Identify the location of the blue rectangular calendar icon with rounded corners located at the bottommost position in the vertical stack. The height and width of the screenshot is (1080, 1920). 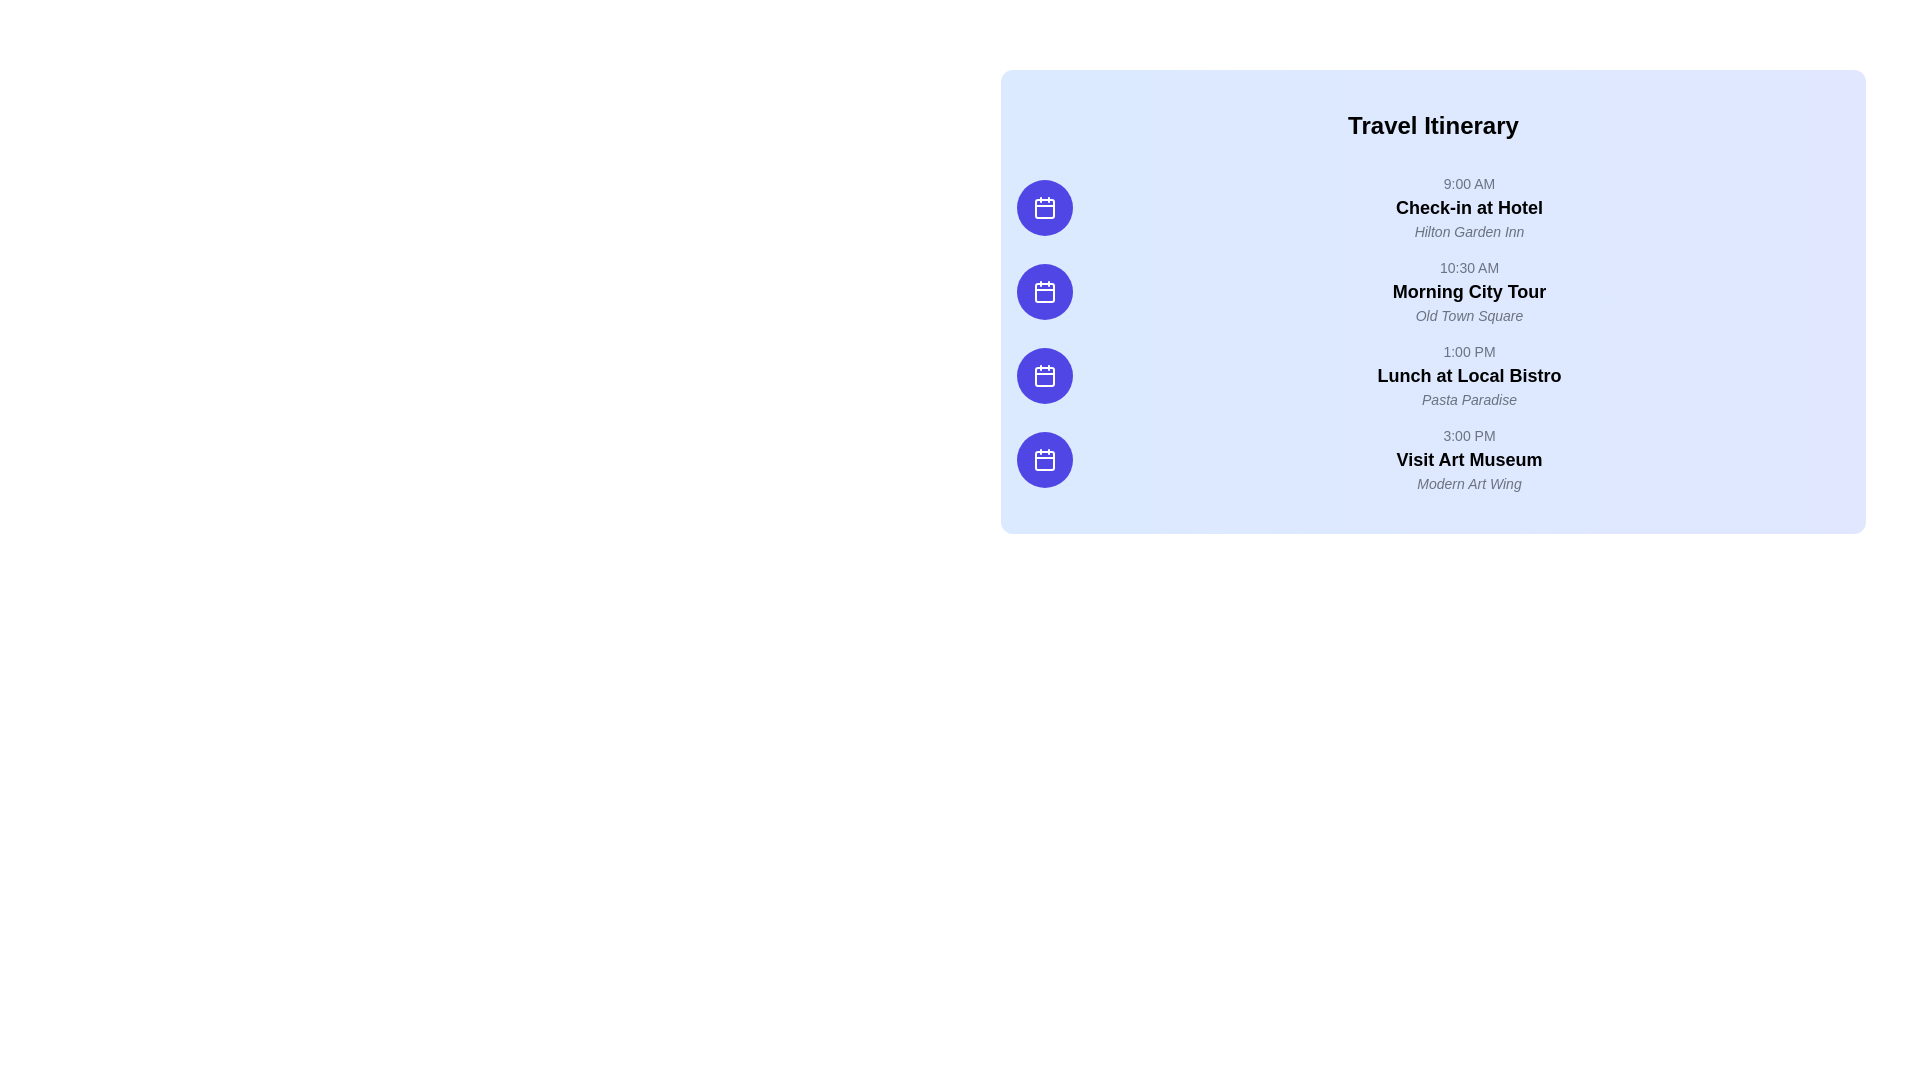
(1044, 461).